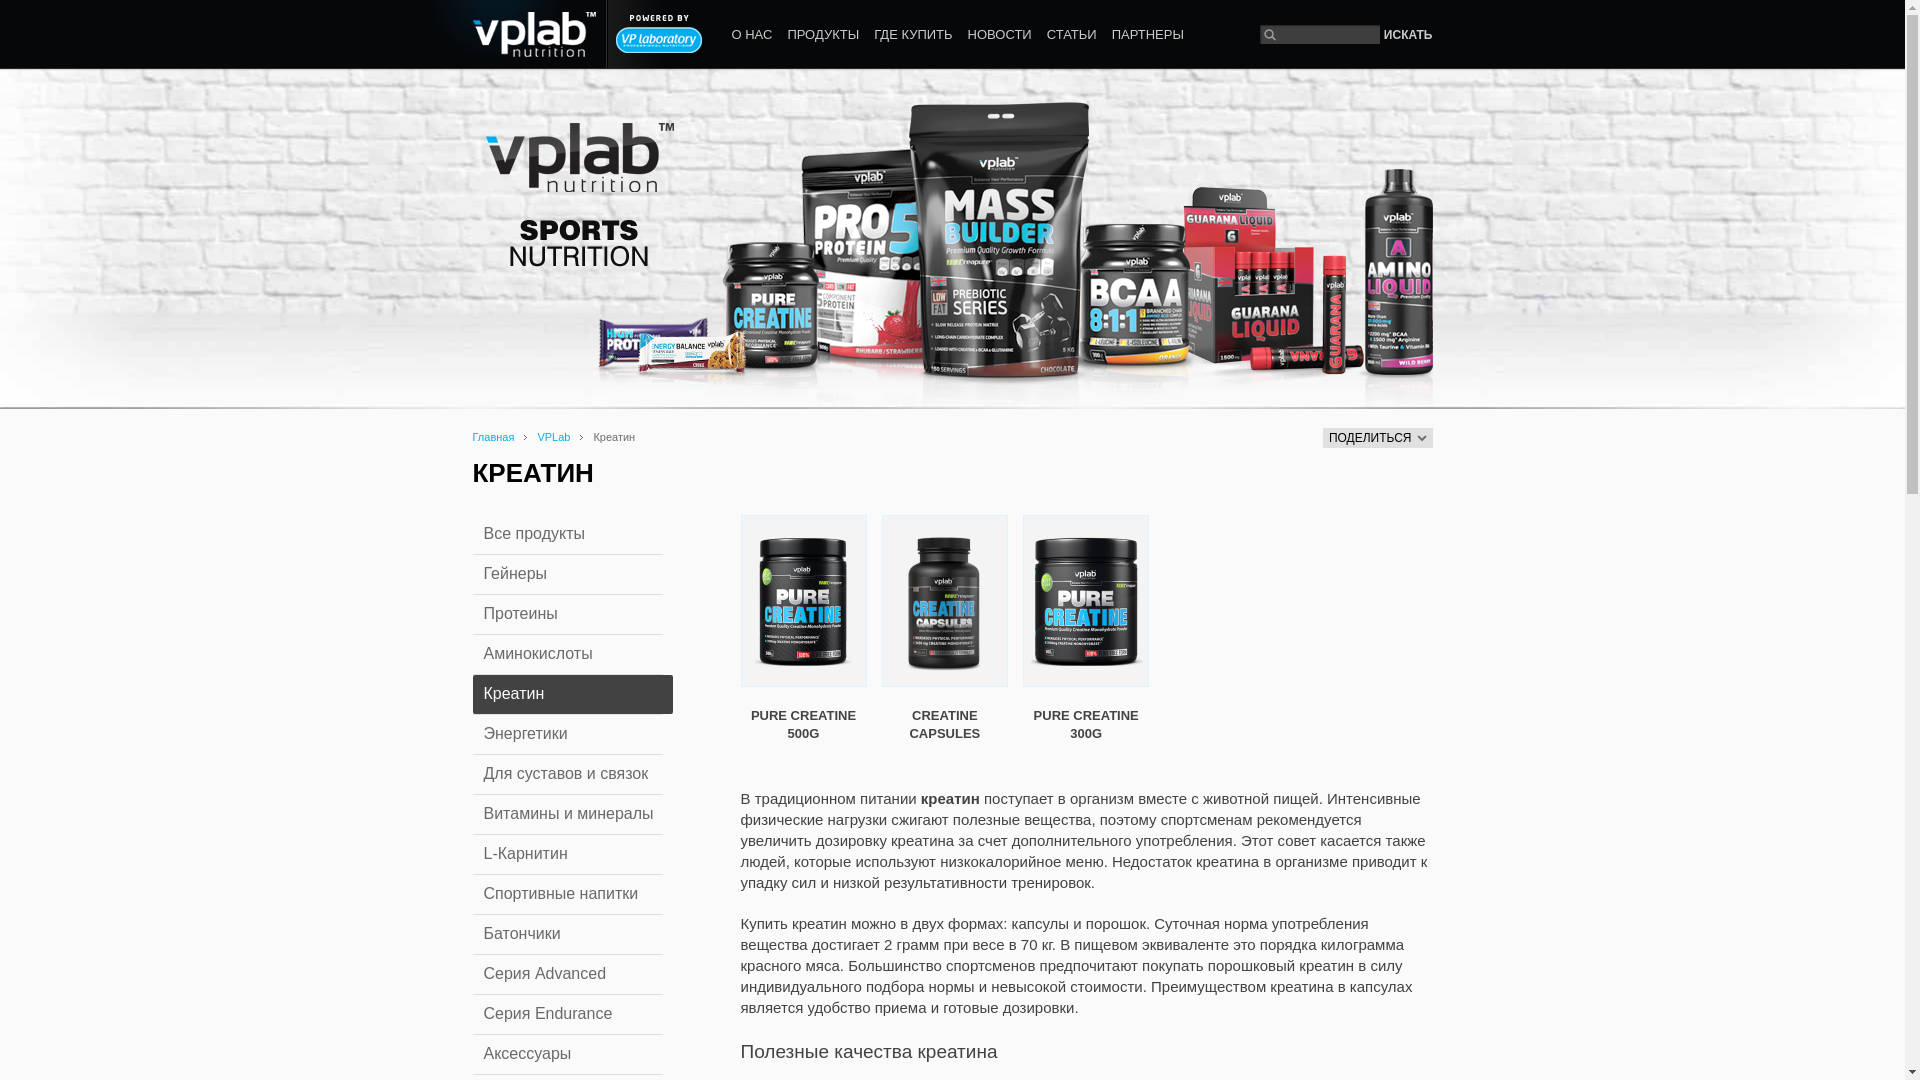 This screenshot has height=1080, width=1920. I want to click on 'VPLab', so click(553, 435).